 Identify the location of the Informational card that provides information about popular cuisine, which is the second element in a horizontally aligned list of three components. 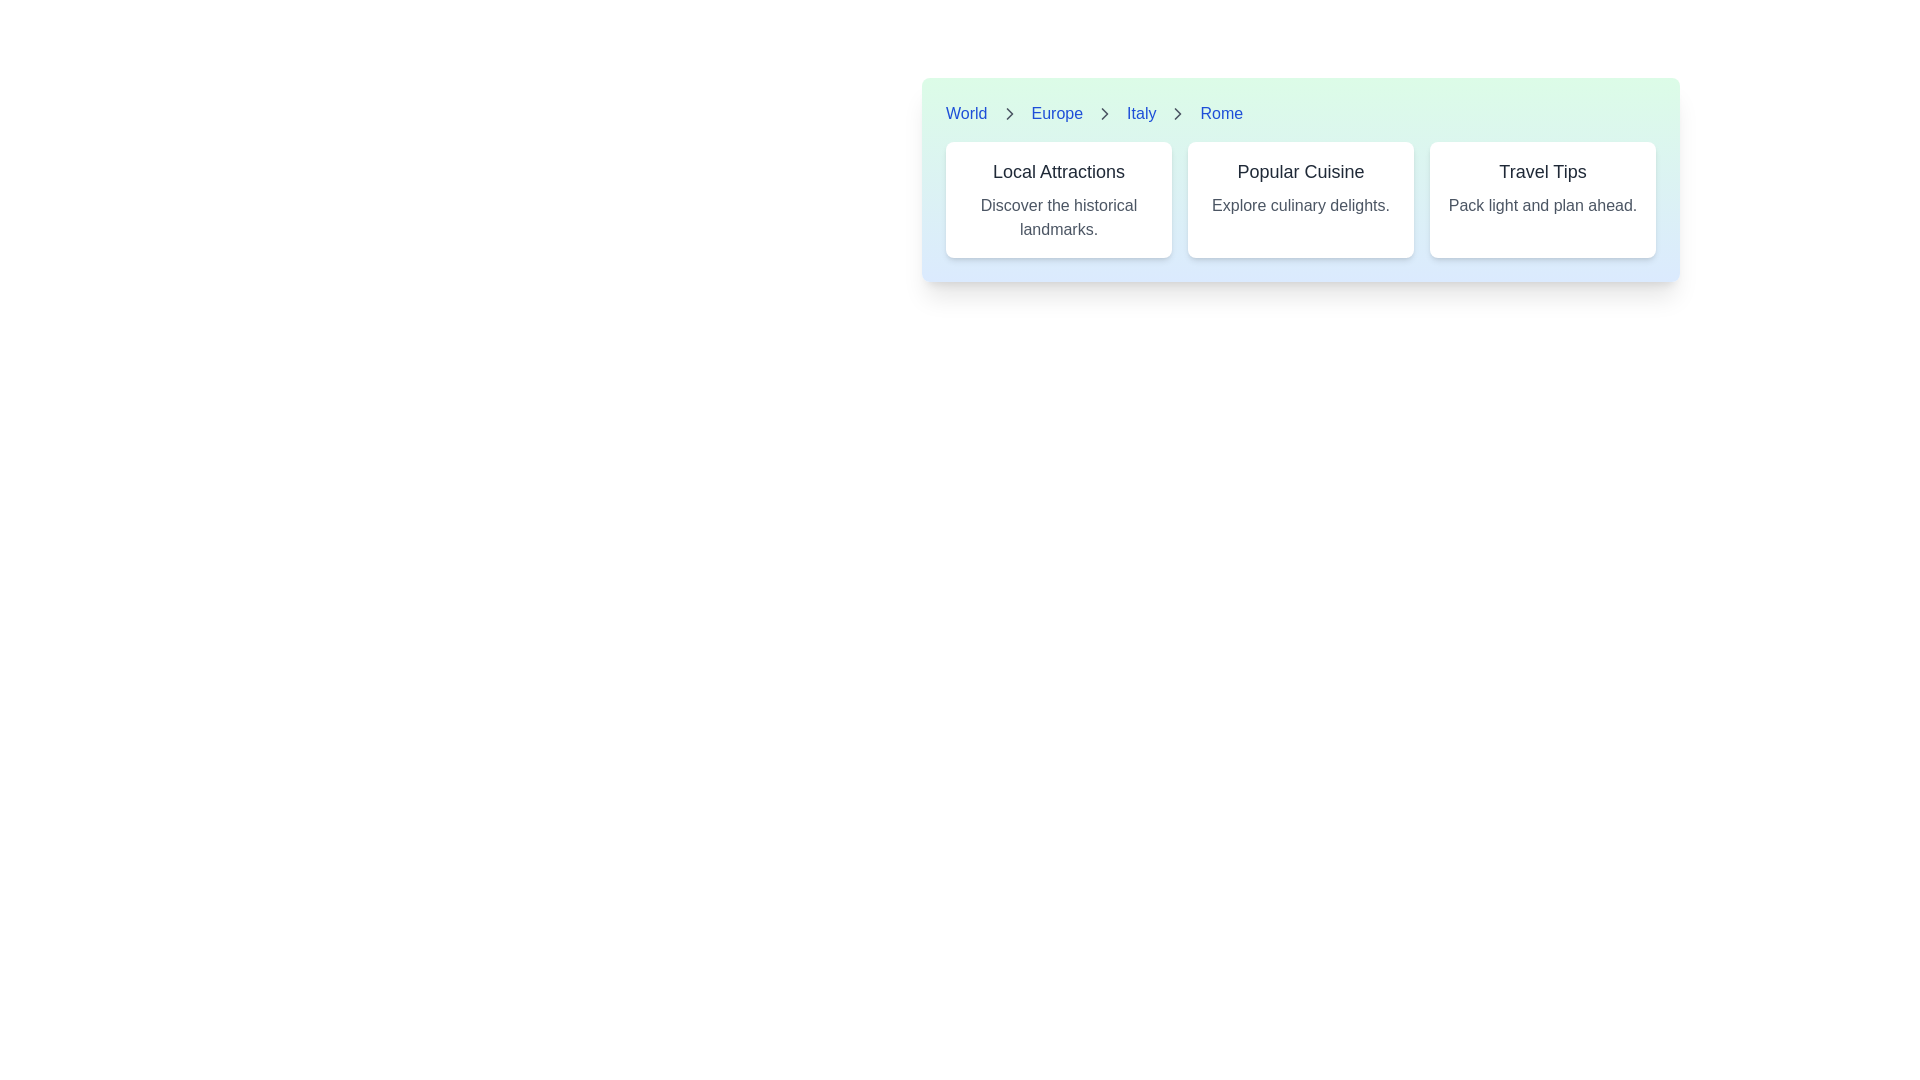
(1300, 180).